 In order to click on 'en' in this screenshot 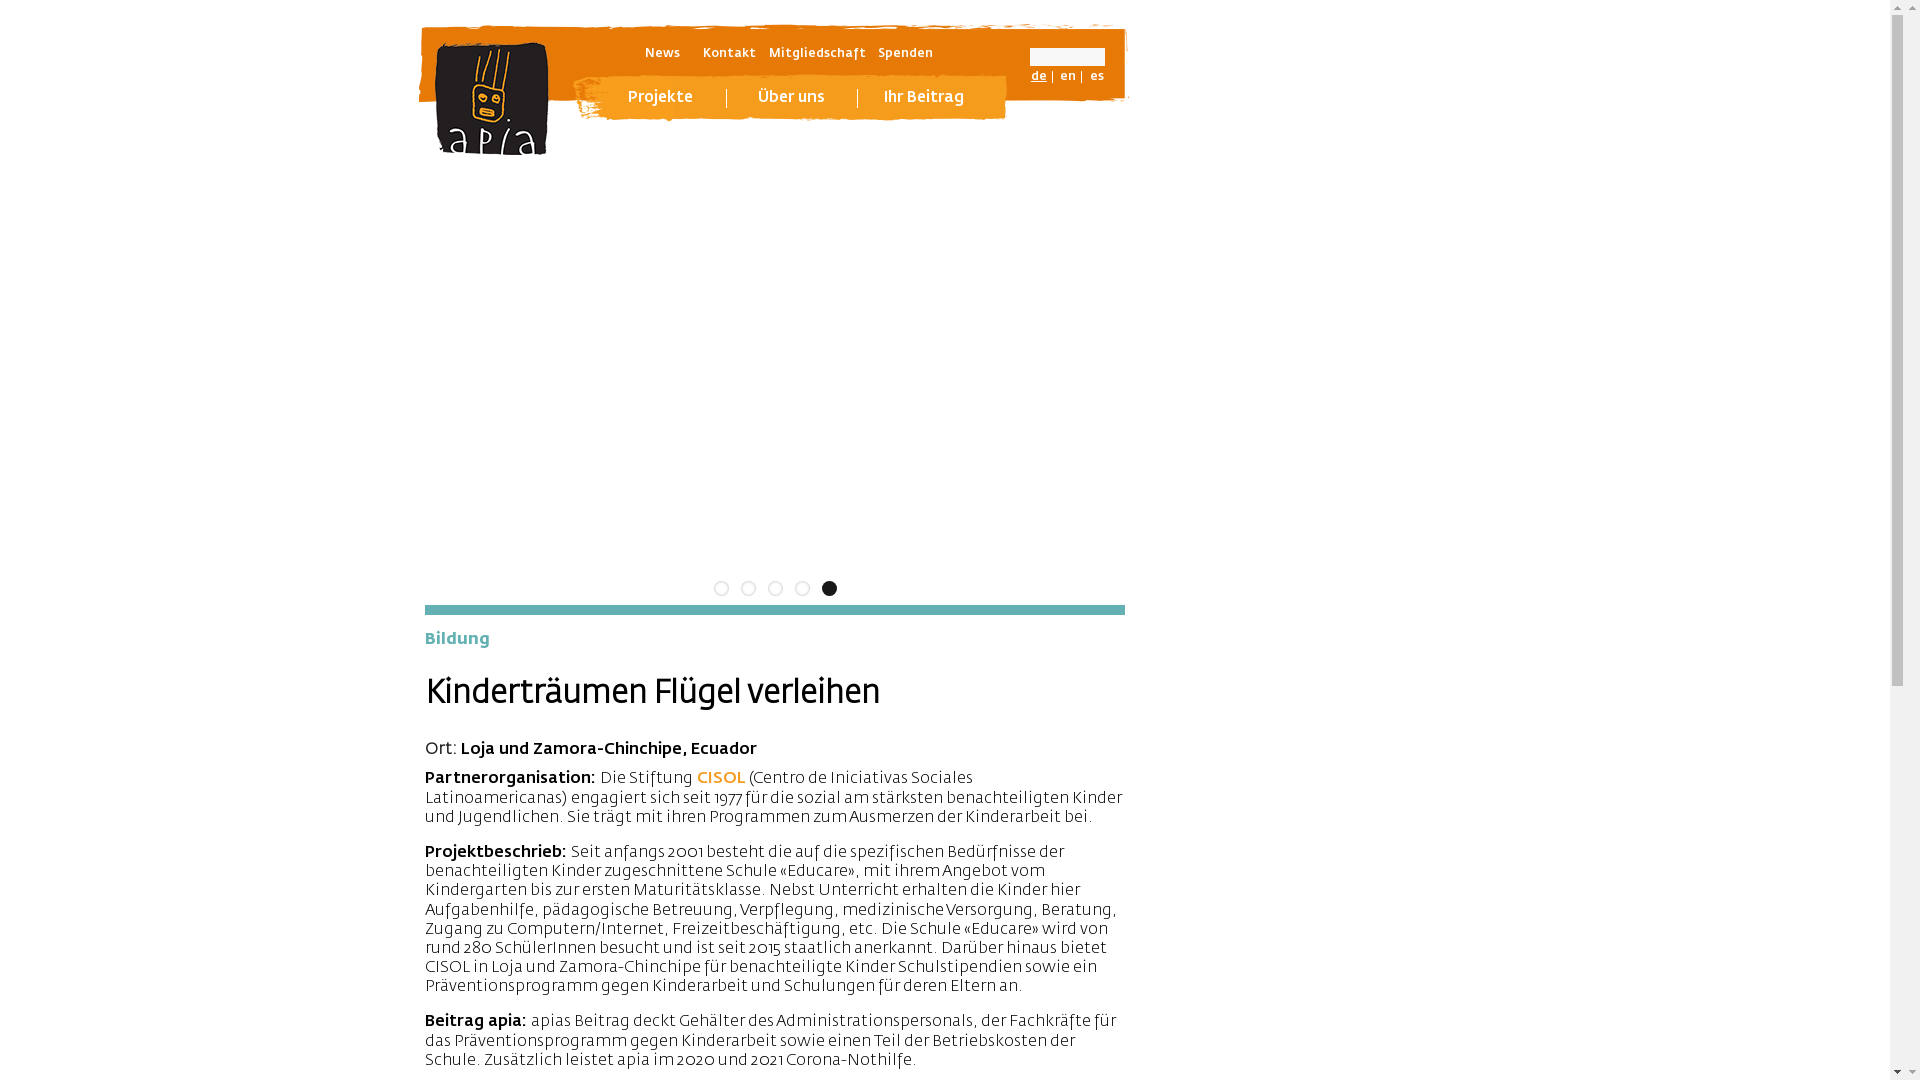, I will do `click(1067, 76)`.